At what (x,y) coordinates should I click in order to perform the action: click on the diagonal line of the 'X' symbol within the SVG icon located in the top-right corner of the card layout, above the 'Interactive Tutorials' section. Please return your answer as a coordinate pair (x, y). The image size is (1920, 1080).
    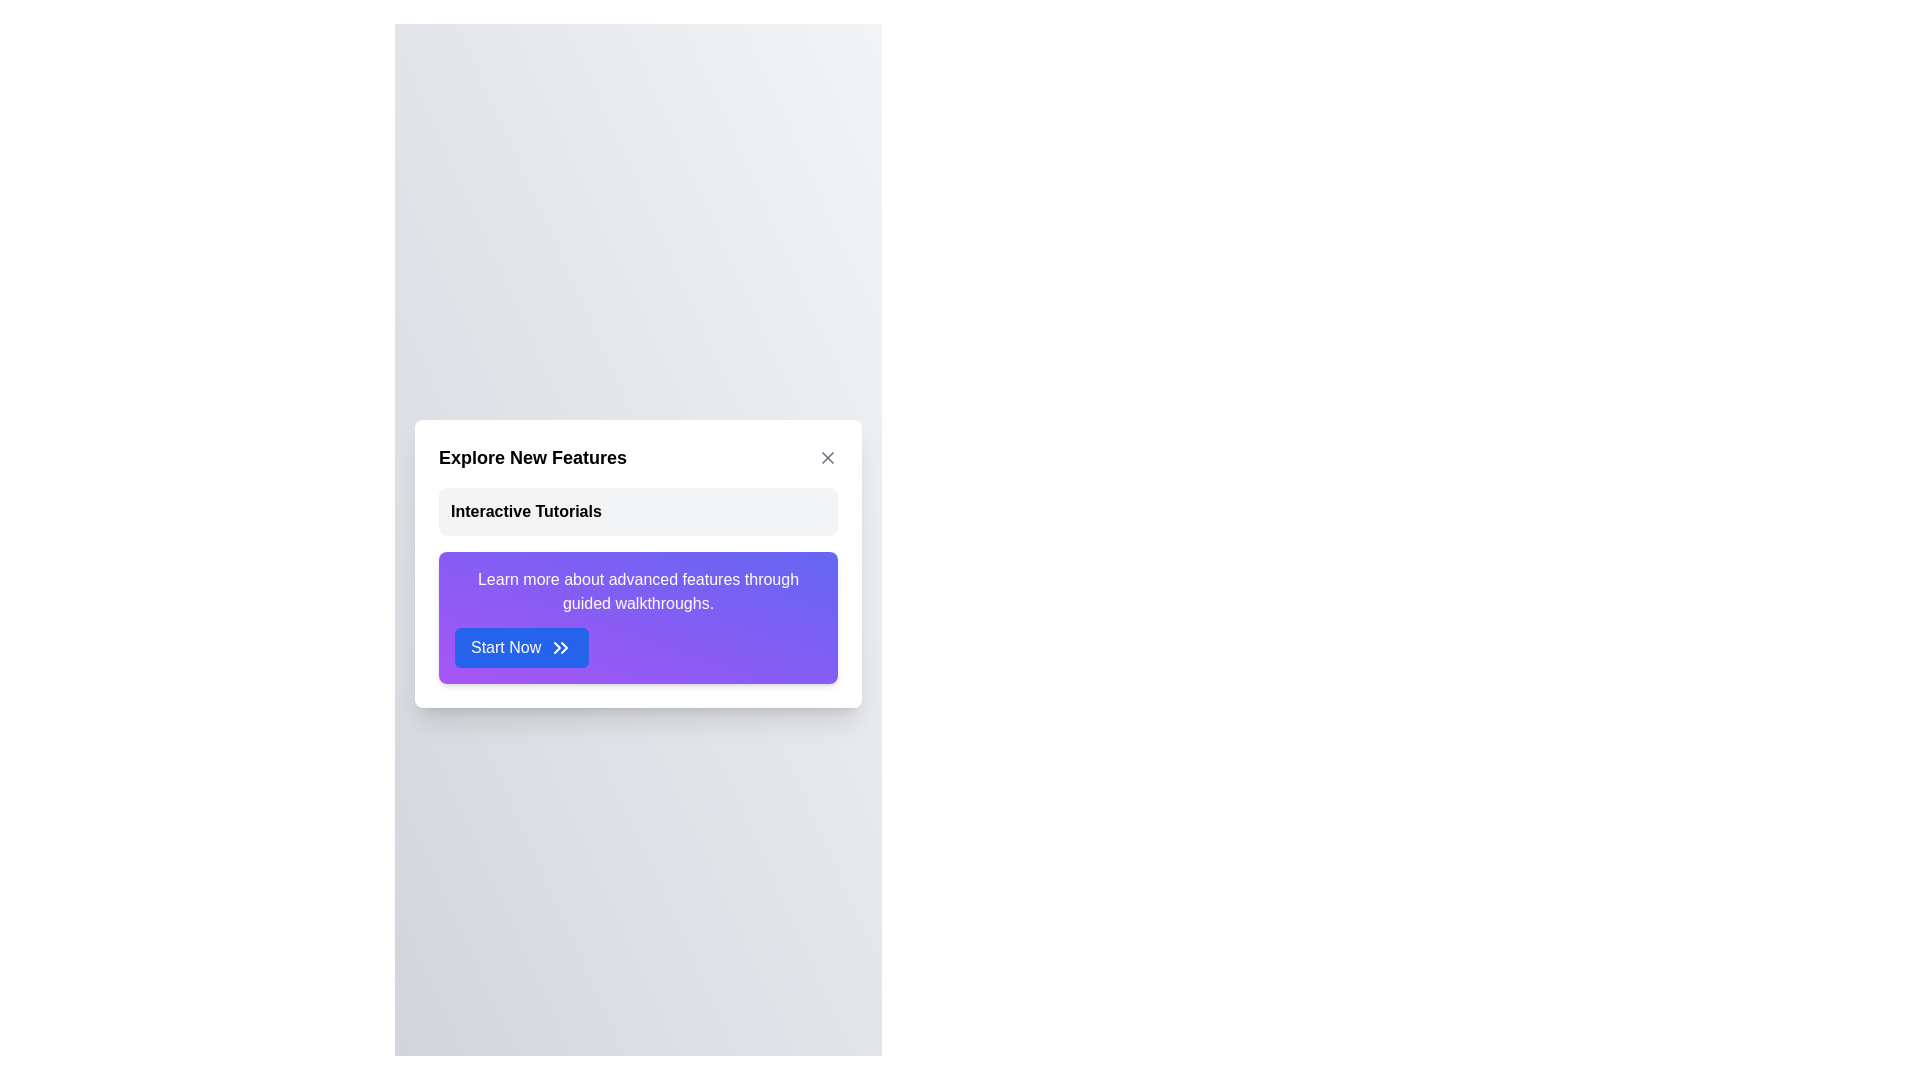
    Looking at the image, I should click on (828, 458).